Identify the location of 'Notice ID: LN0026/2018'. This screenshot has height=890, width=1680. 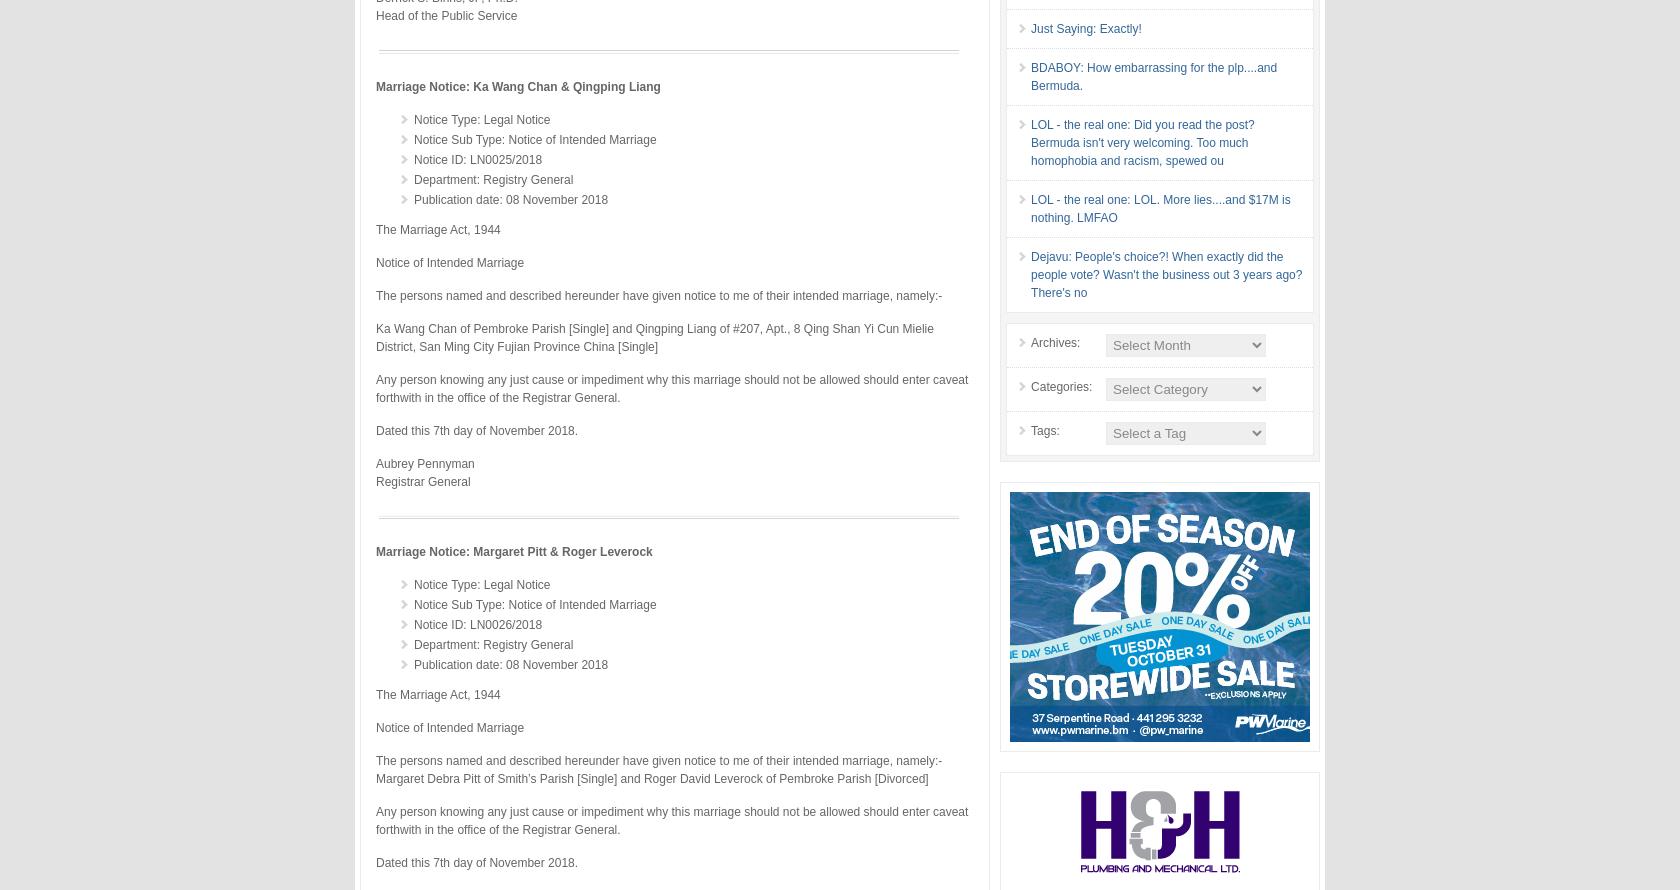
(477, 624).